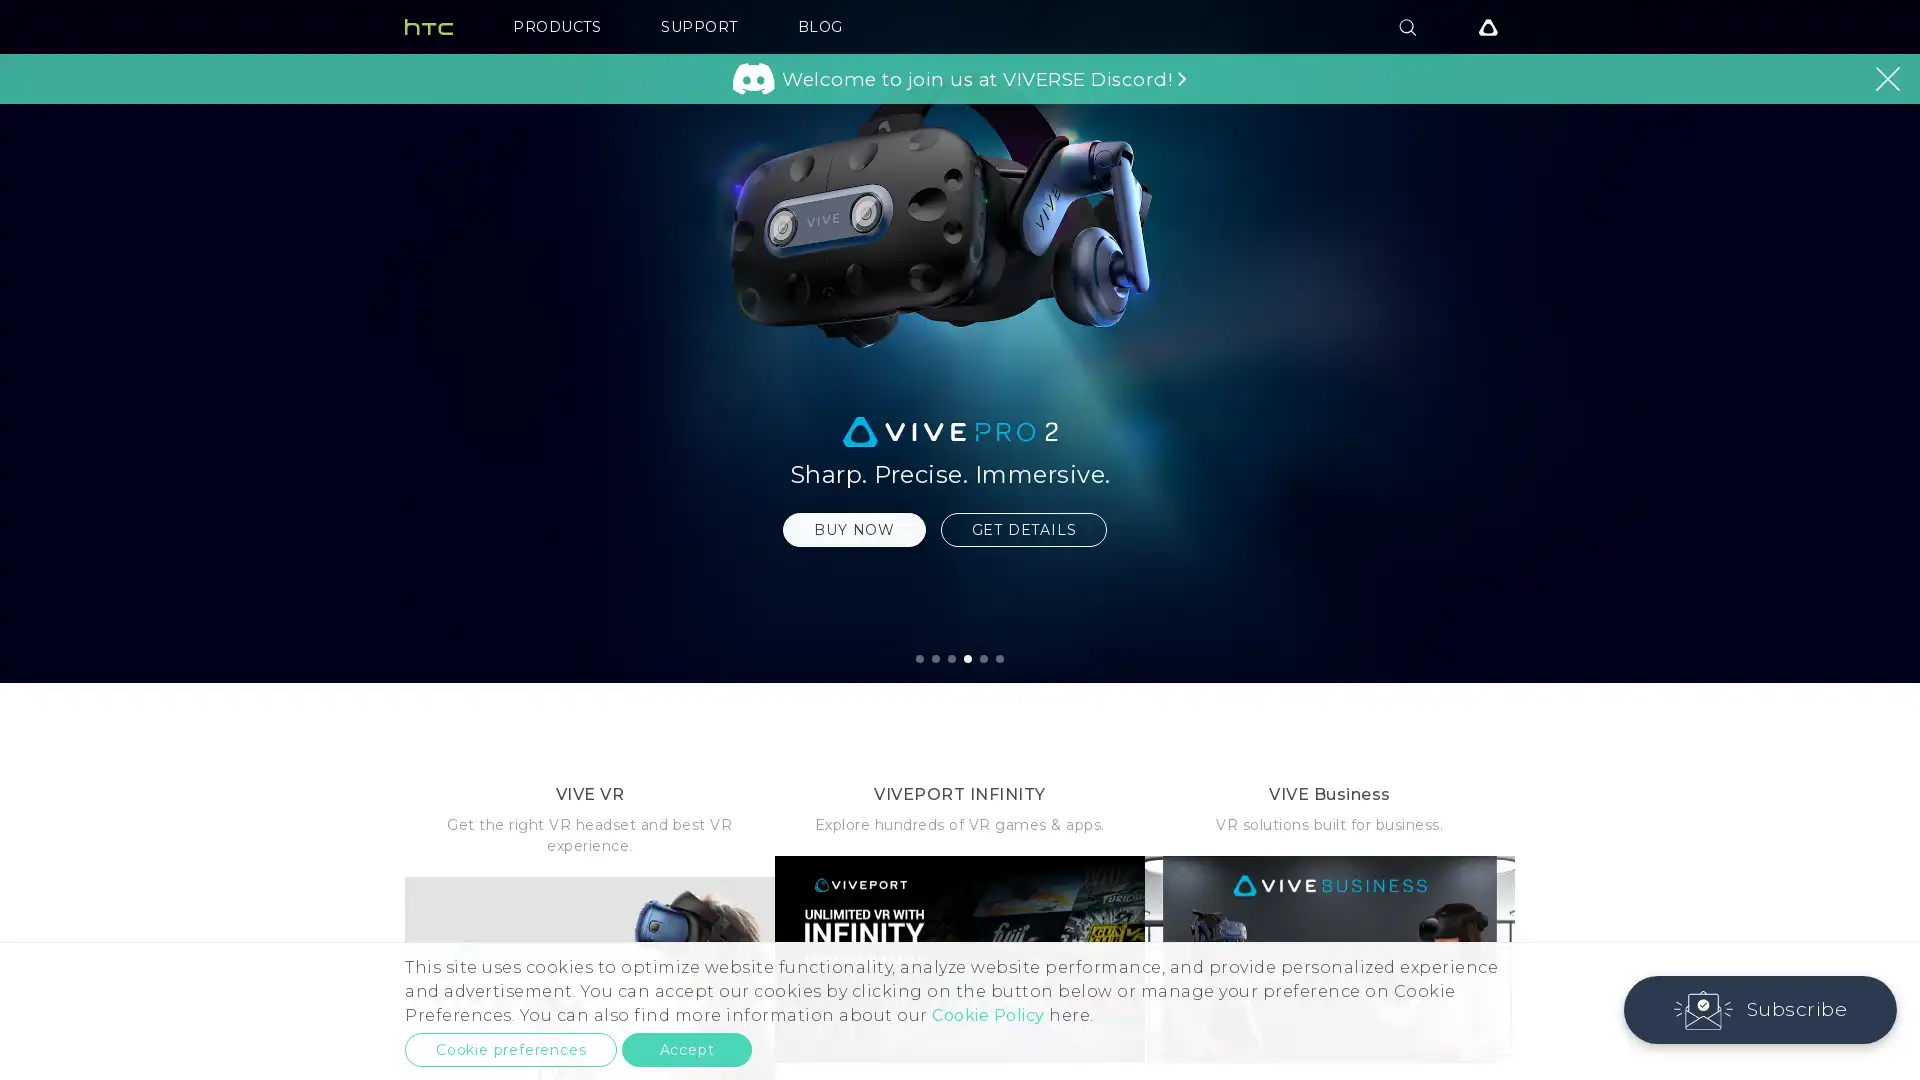  Describe the element at coordinates (983, 659) in the screenshot. I see `5` at that location.